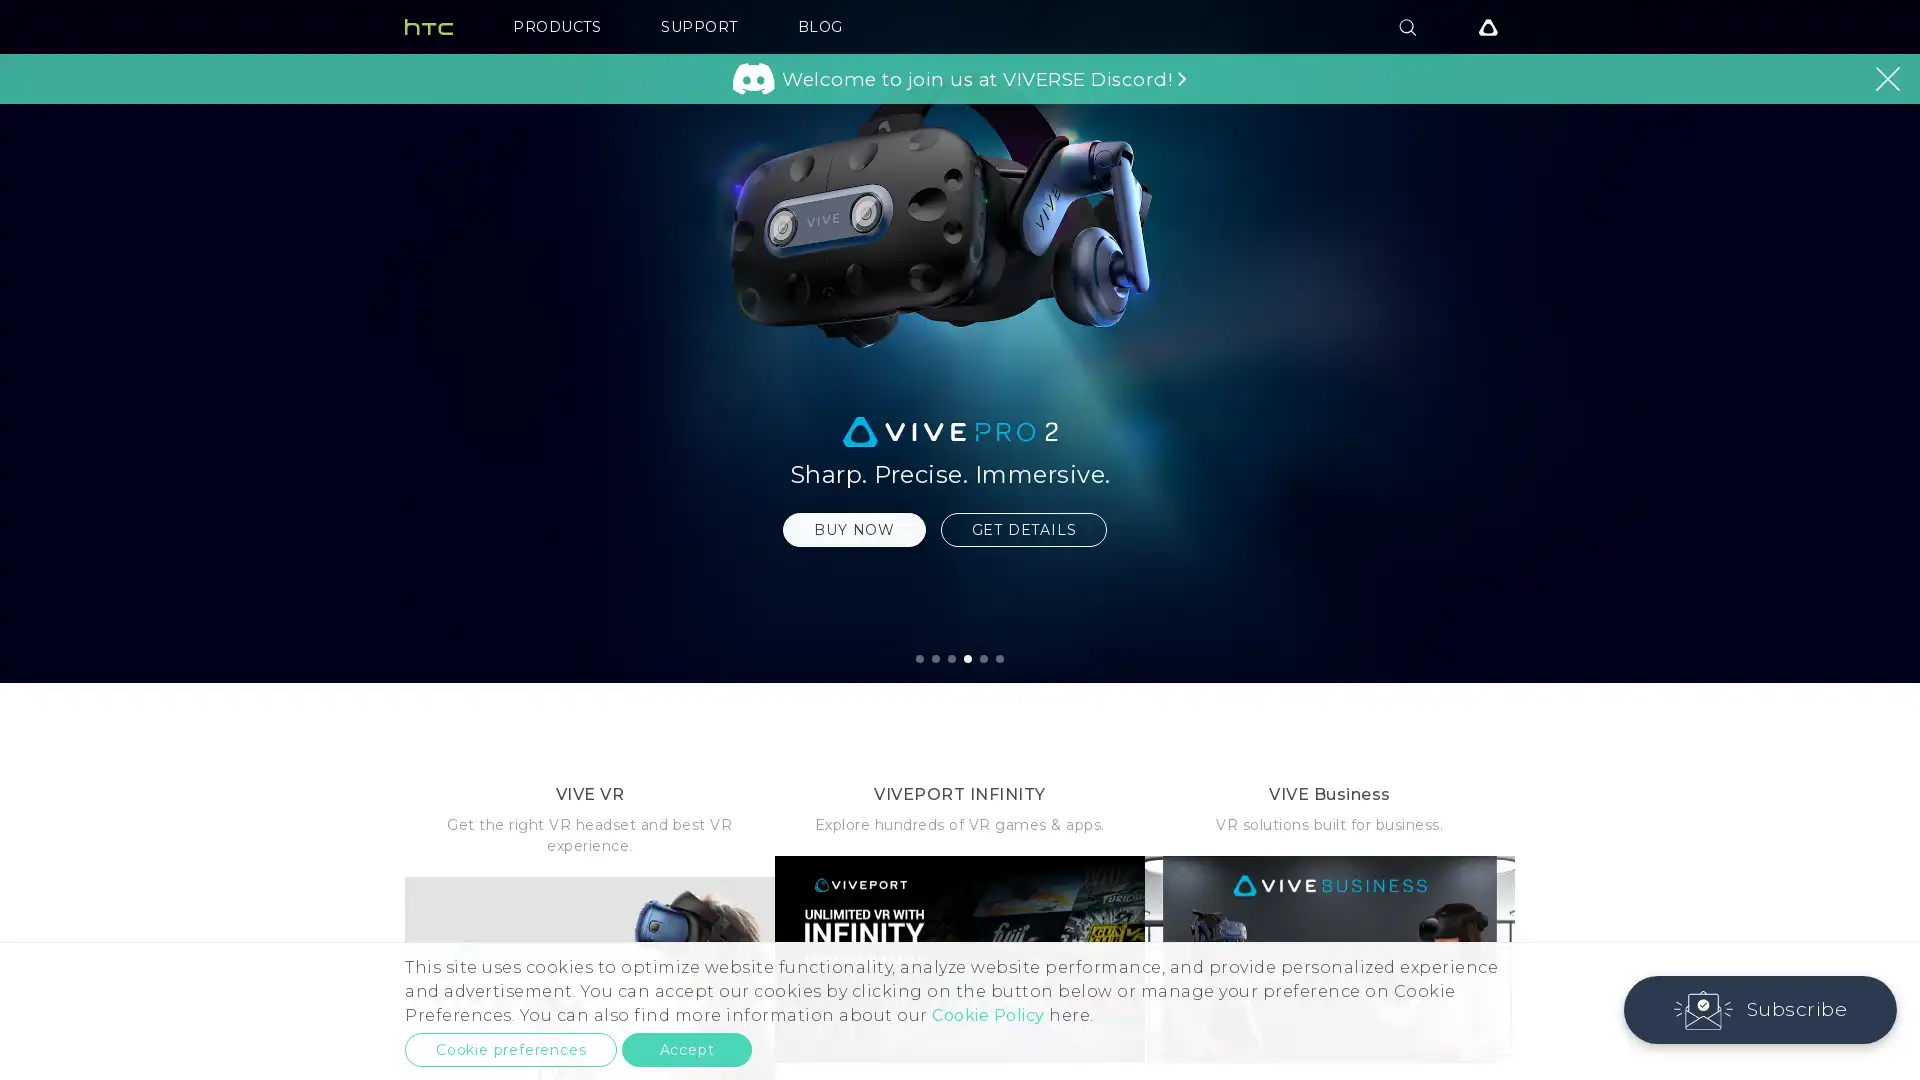  Describe the element at coordinates (983, 659) in the screenshot. I see `5` at that location.